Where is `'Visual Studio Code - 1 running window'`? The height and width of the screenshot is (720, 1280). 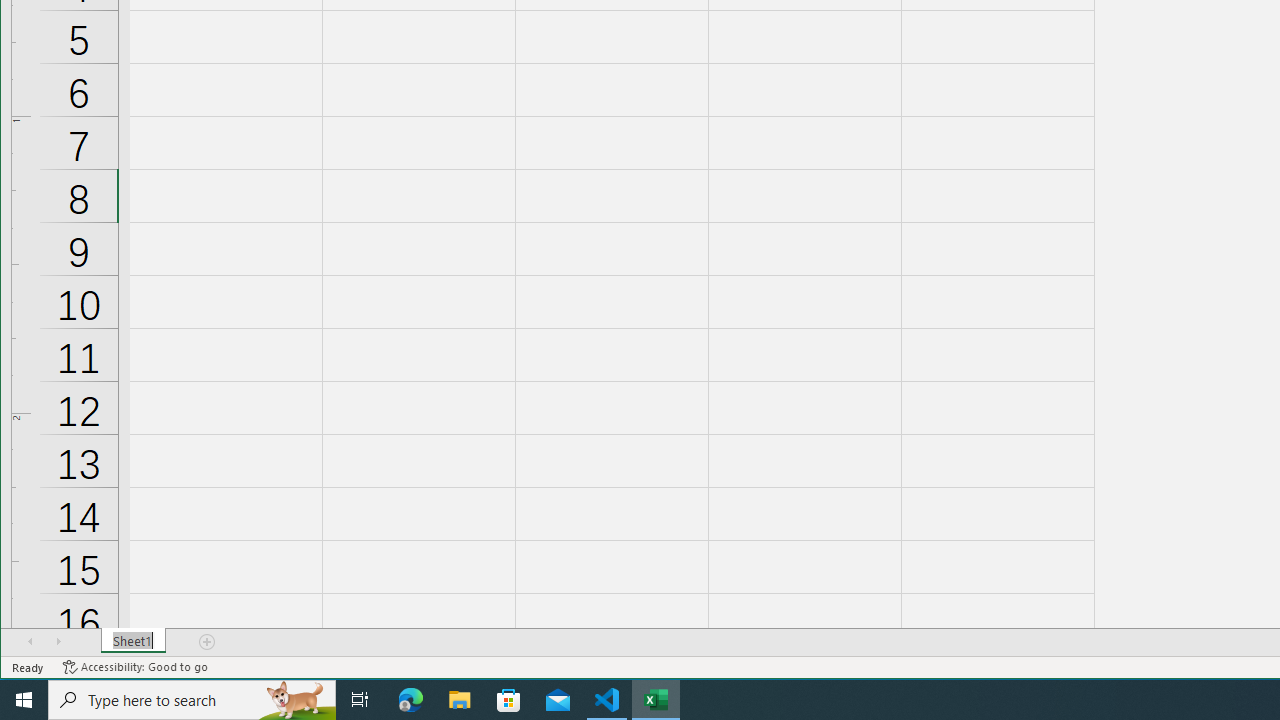 'Visual Studio Code - 1 running window' is located at coordinates (606, 698).